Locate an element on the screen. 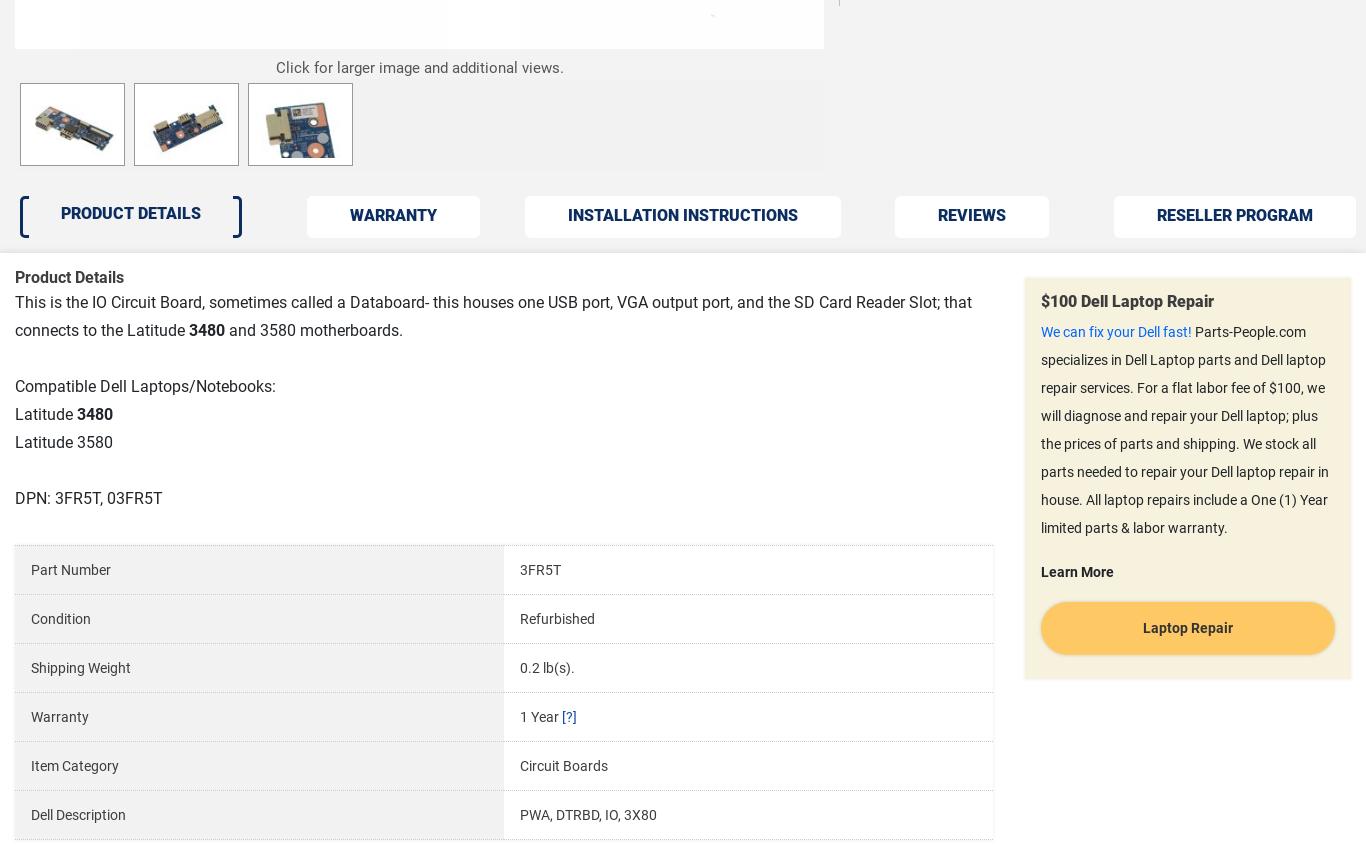 The image size is (1366, 846). 'How To Tutorials & Videos' is located at coordinates (922, 459).